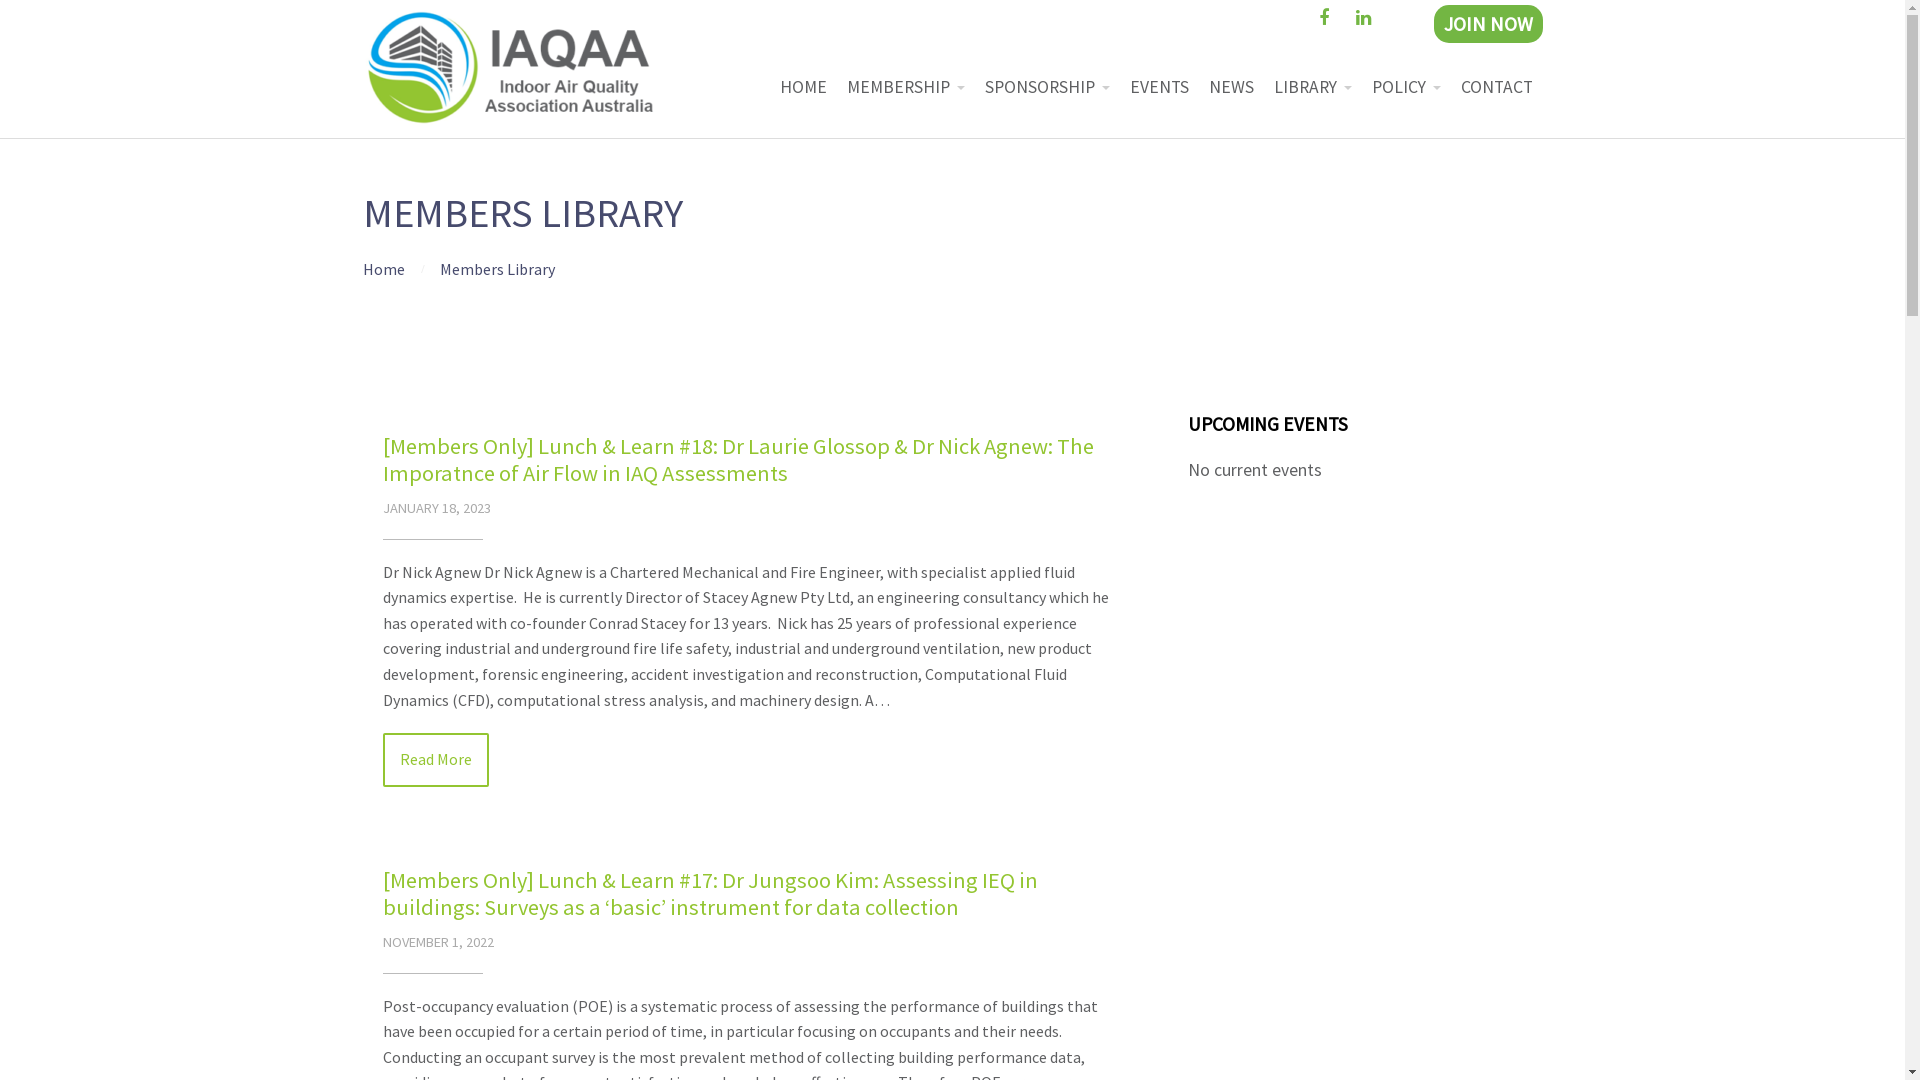  I want to click on 'LIBRARY', so click(1262, 86).